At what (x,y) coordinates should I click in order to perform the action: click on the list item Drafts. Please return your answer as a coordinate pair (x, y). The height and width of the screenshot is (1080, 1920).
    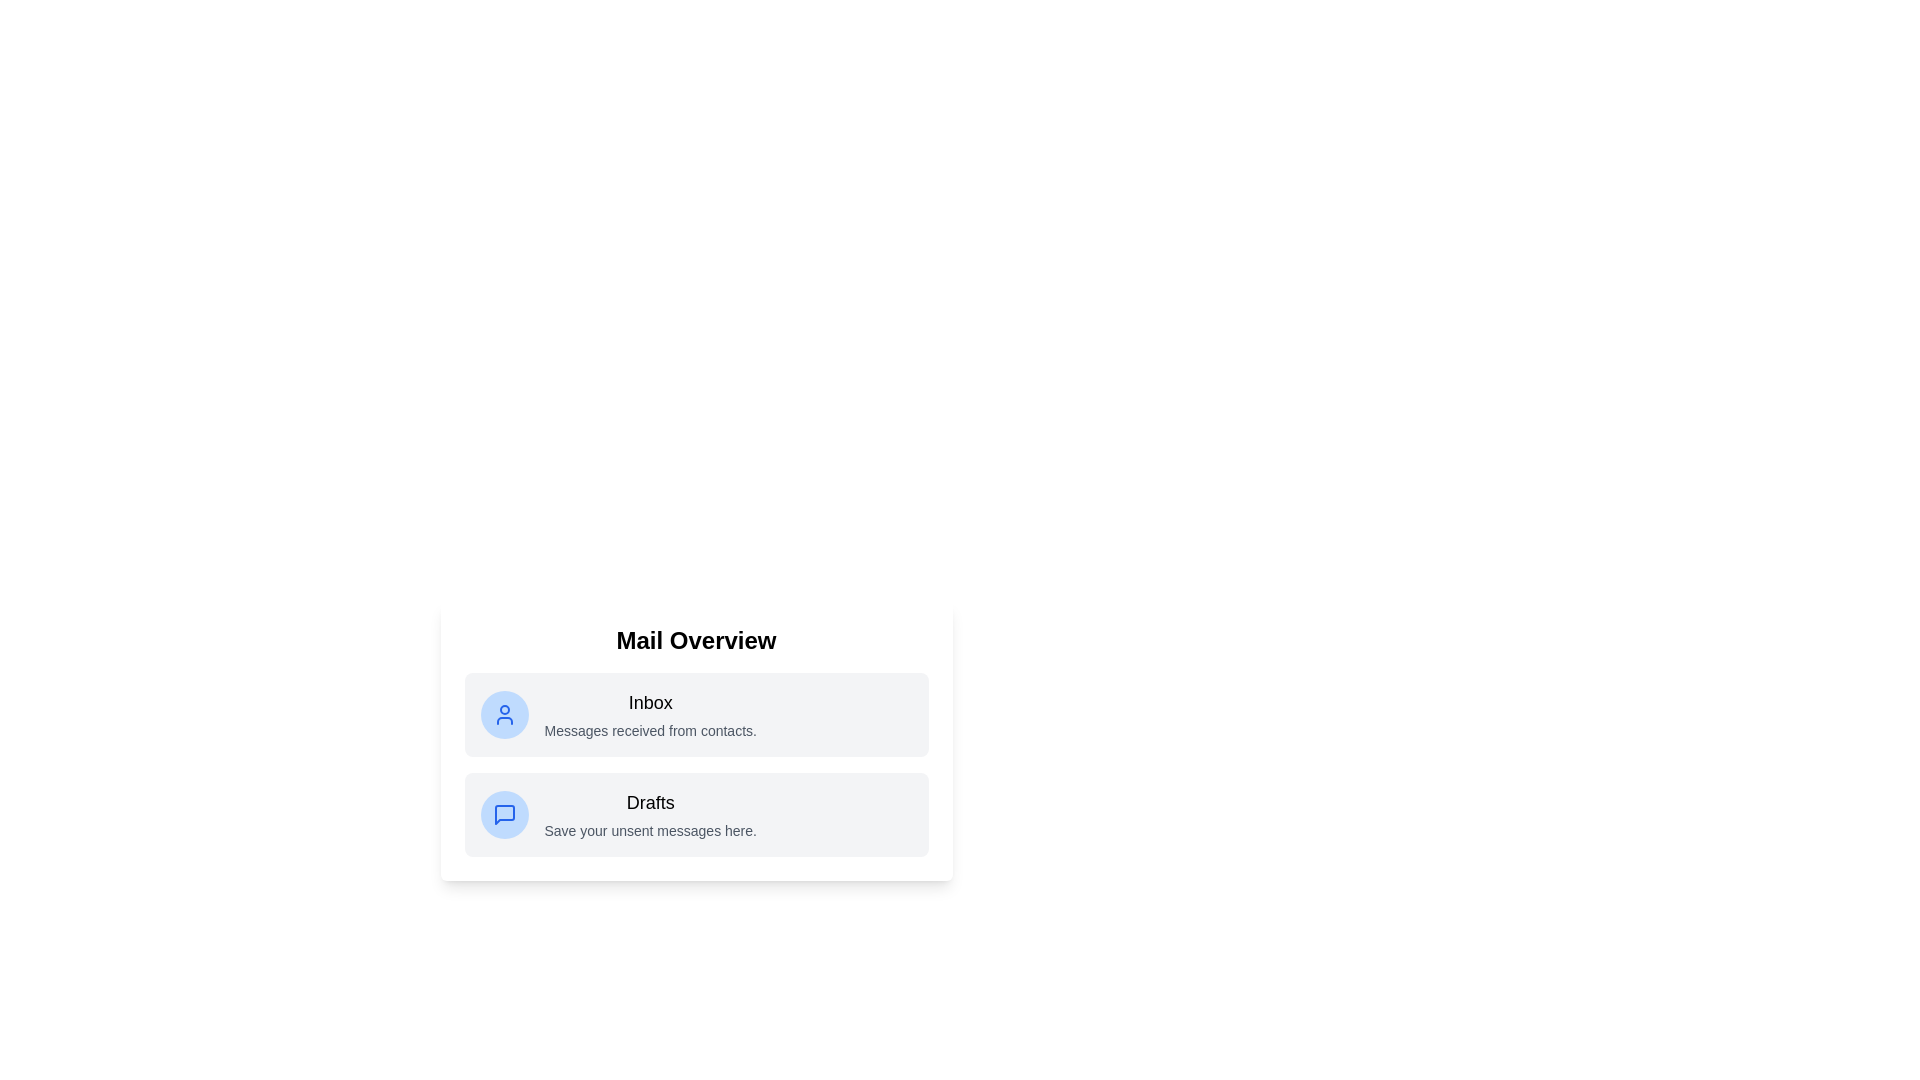
    Looking at the image, I should click on (696, 814).